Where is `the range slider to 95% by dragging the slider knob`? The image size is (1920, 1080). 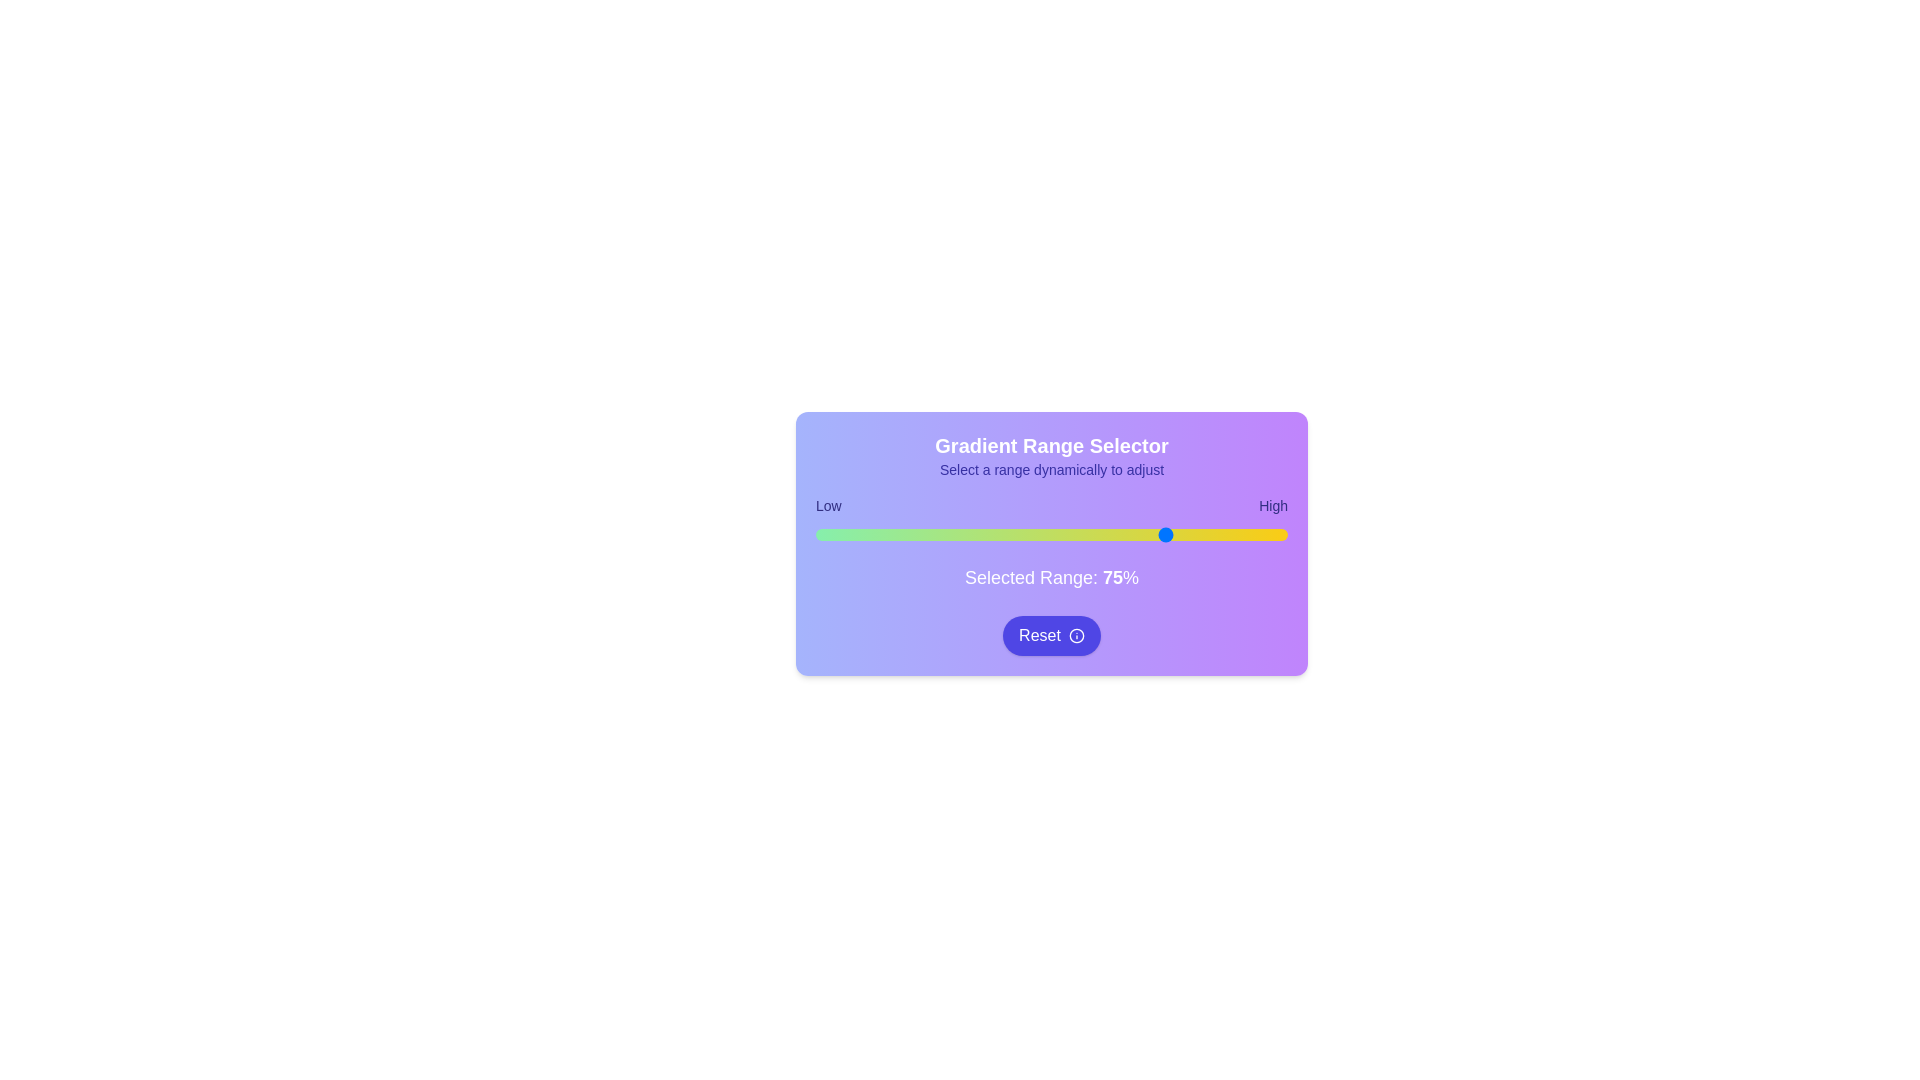 the range slider to 95% by dragging the slider knob is located at coordinates (1263, 534).